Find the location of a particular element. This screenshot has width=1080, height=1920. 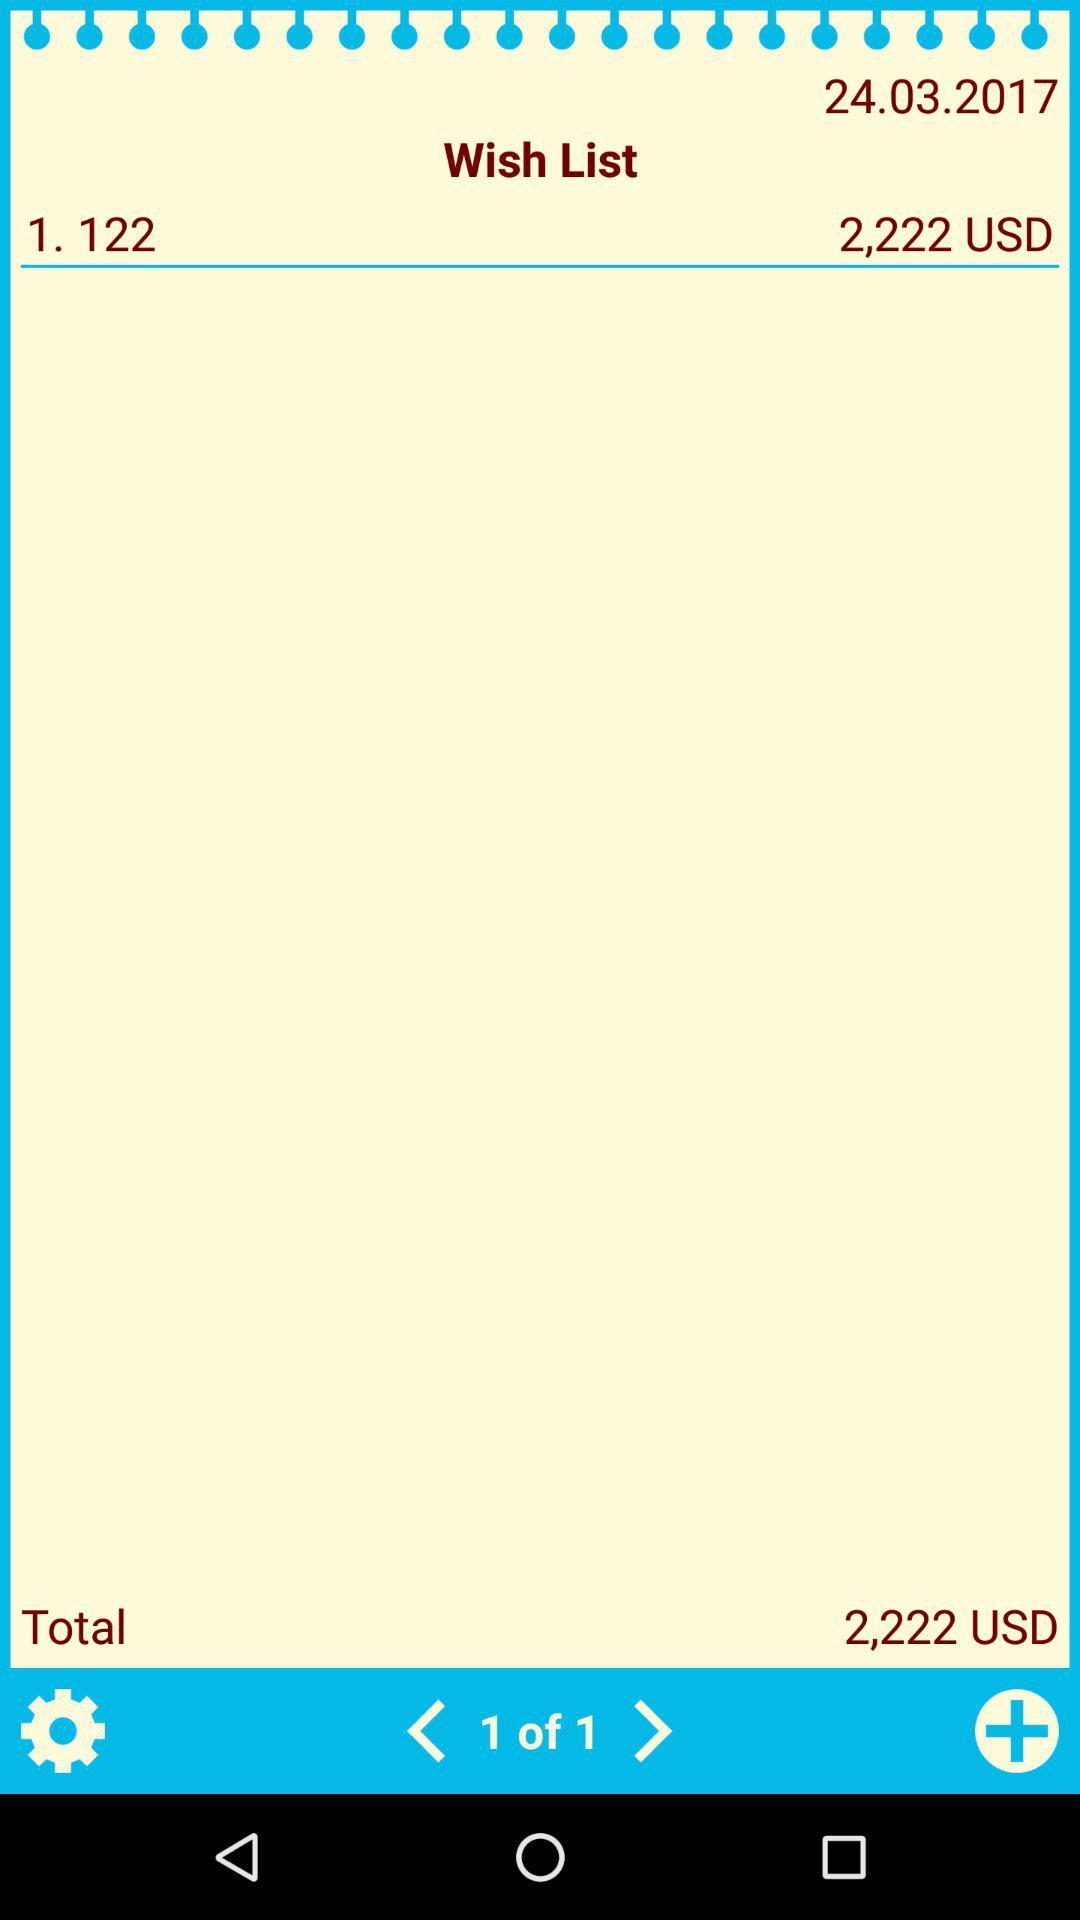

the arrow_forward icon is located at coordinates (653, 1851).